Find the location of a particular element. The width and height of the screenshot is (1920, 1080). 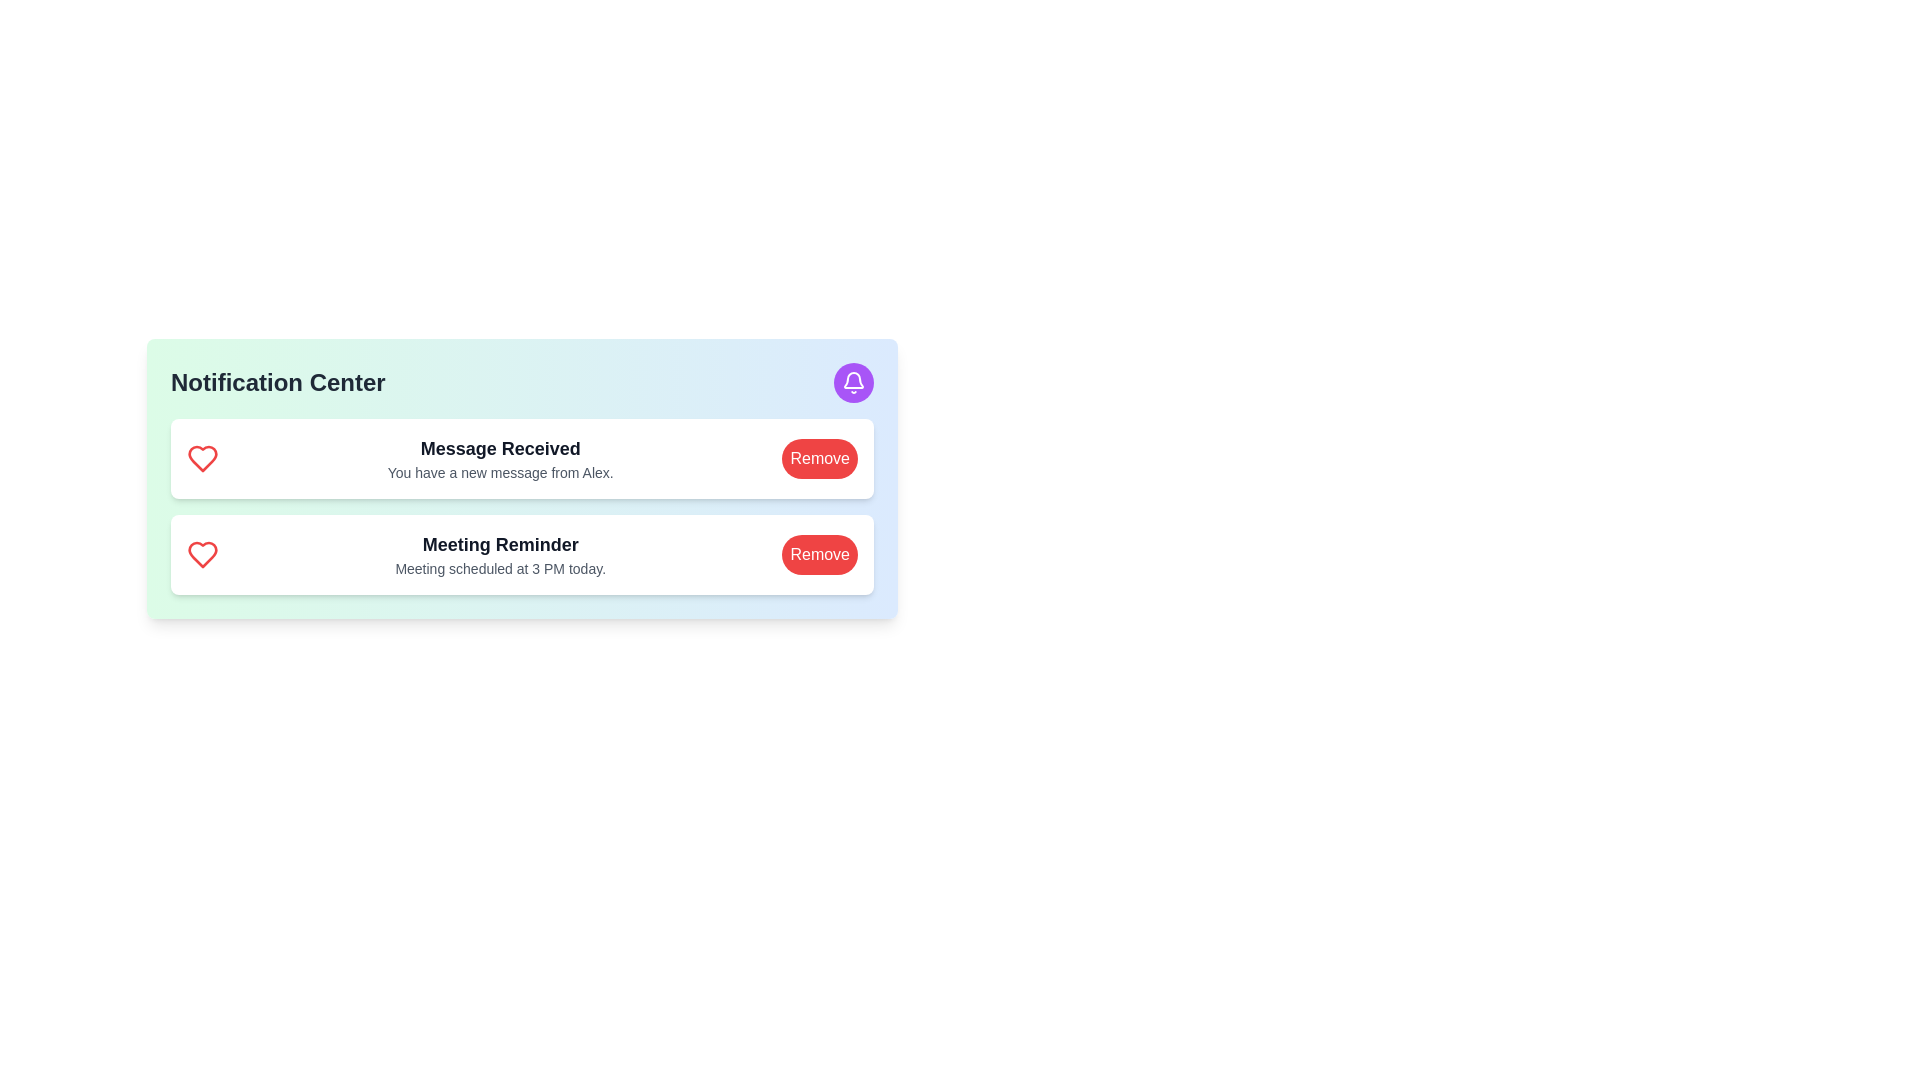

text label titled 'Message Received' located at the top of the notification card in the Notification Center is located at coordinates (500, 447).